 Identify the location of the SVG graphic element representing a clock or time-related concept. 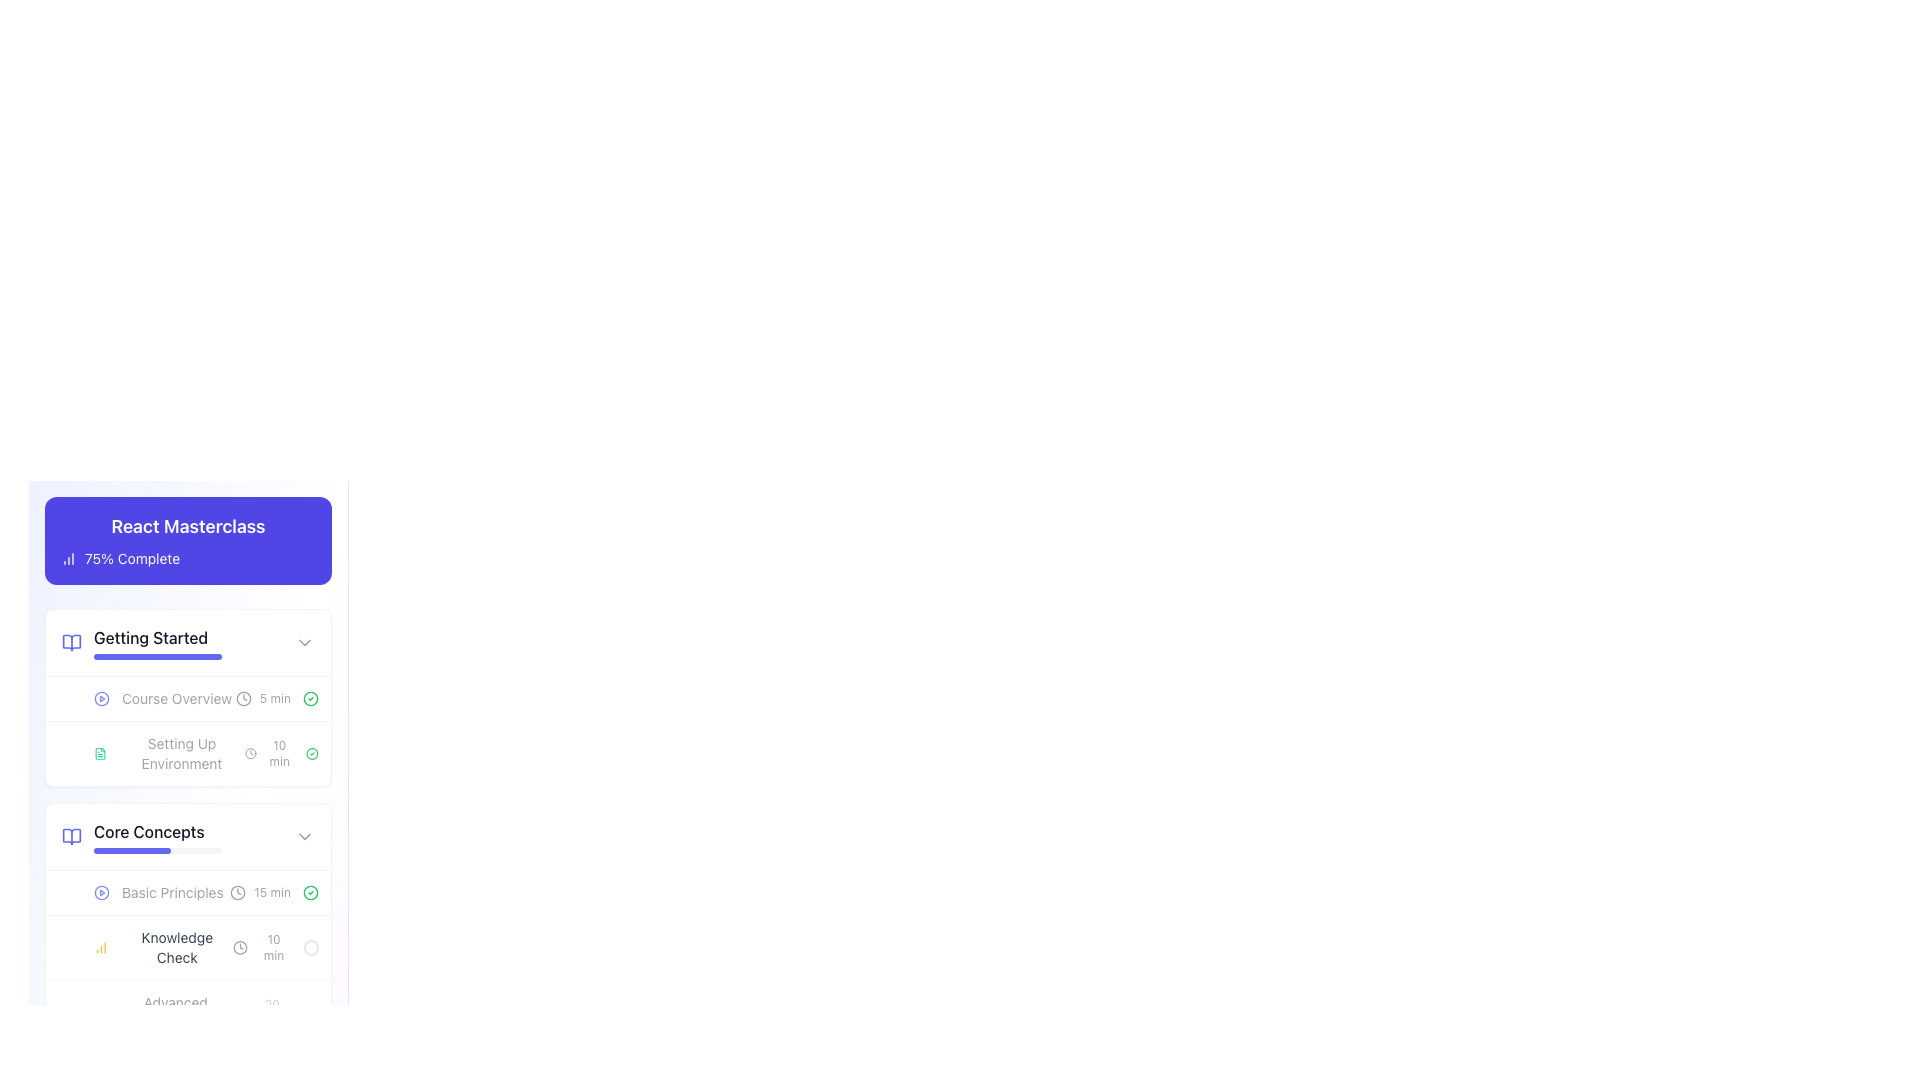
(250, 753).